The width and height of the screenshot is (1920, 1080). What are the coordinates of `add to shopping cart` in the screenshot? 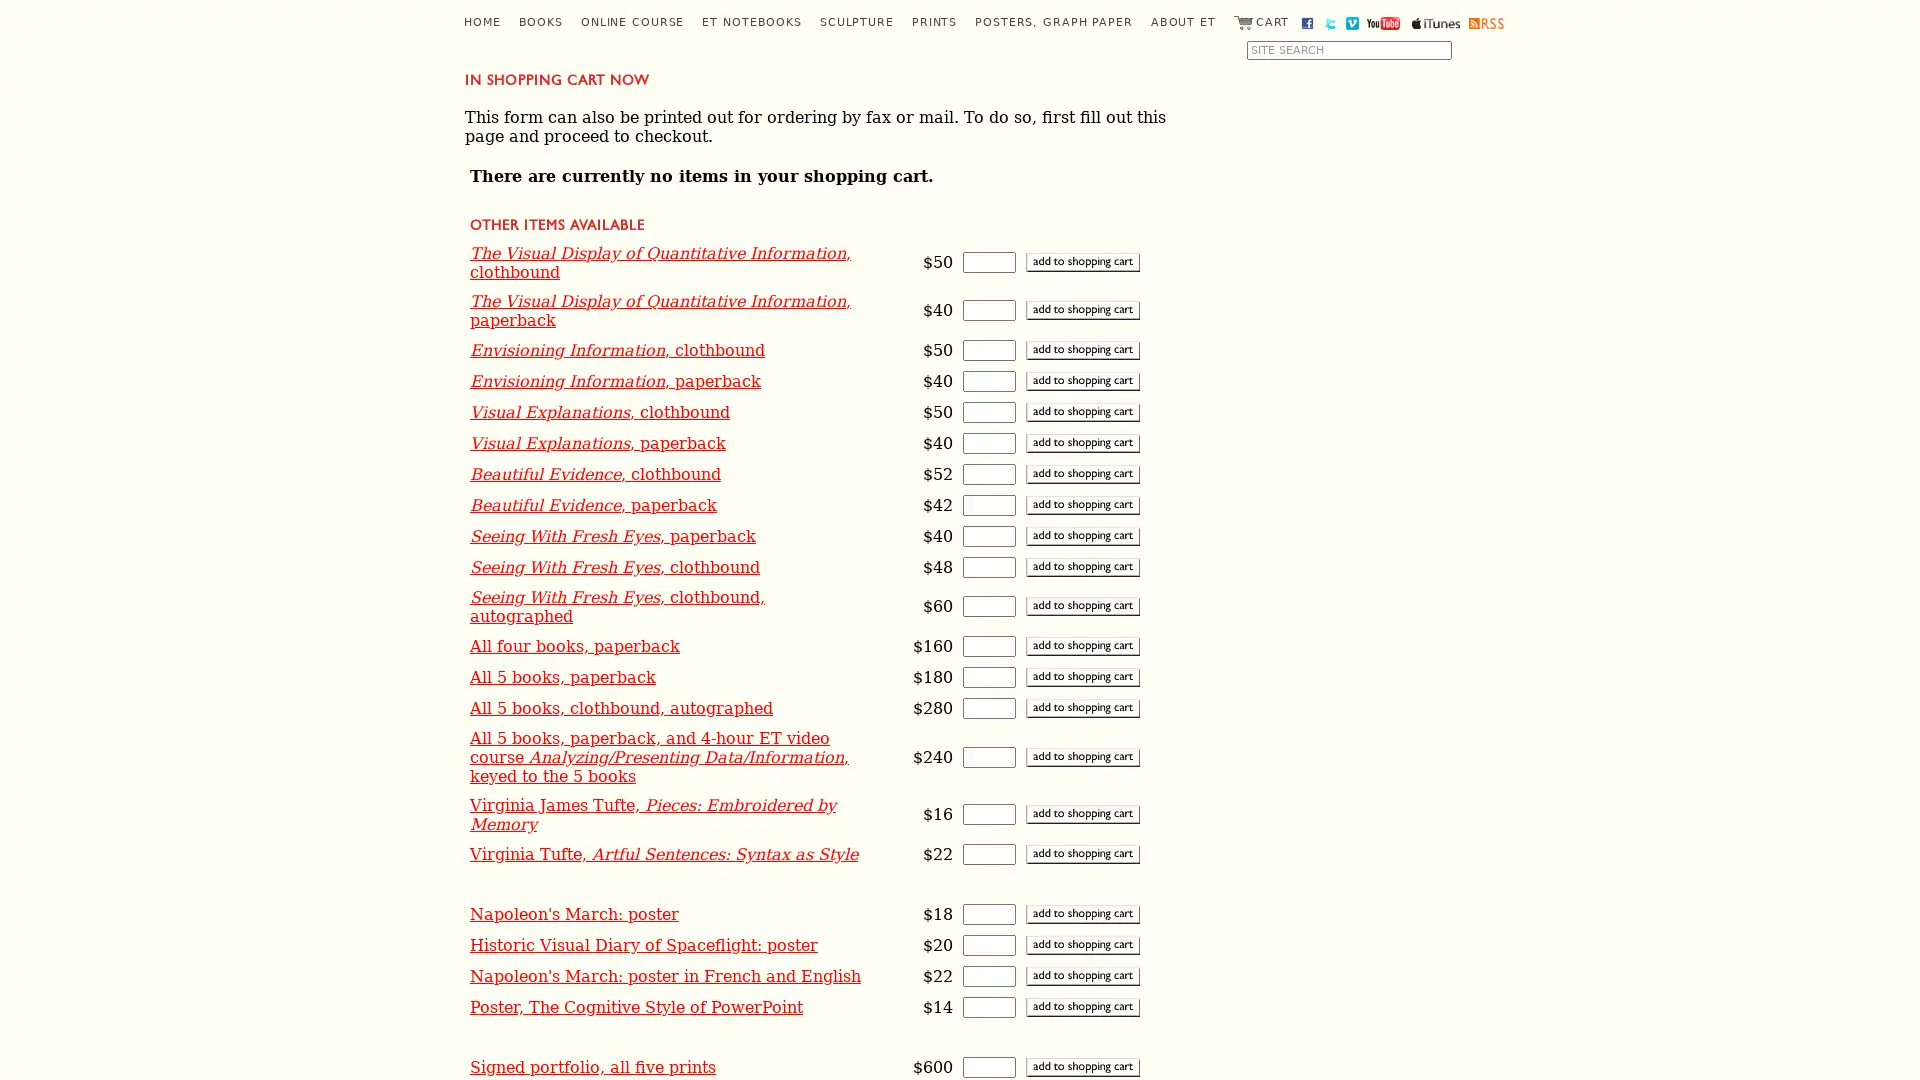 It's located at (1082, 348).